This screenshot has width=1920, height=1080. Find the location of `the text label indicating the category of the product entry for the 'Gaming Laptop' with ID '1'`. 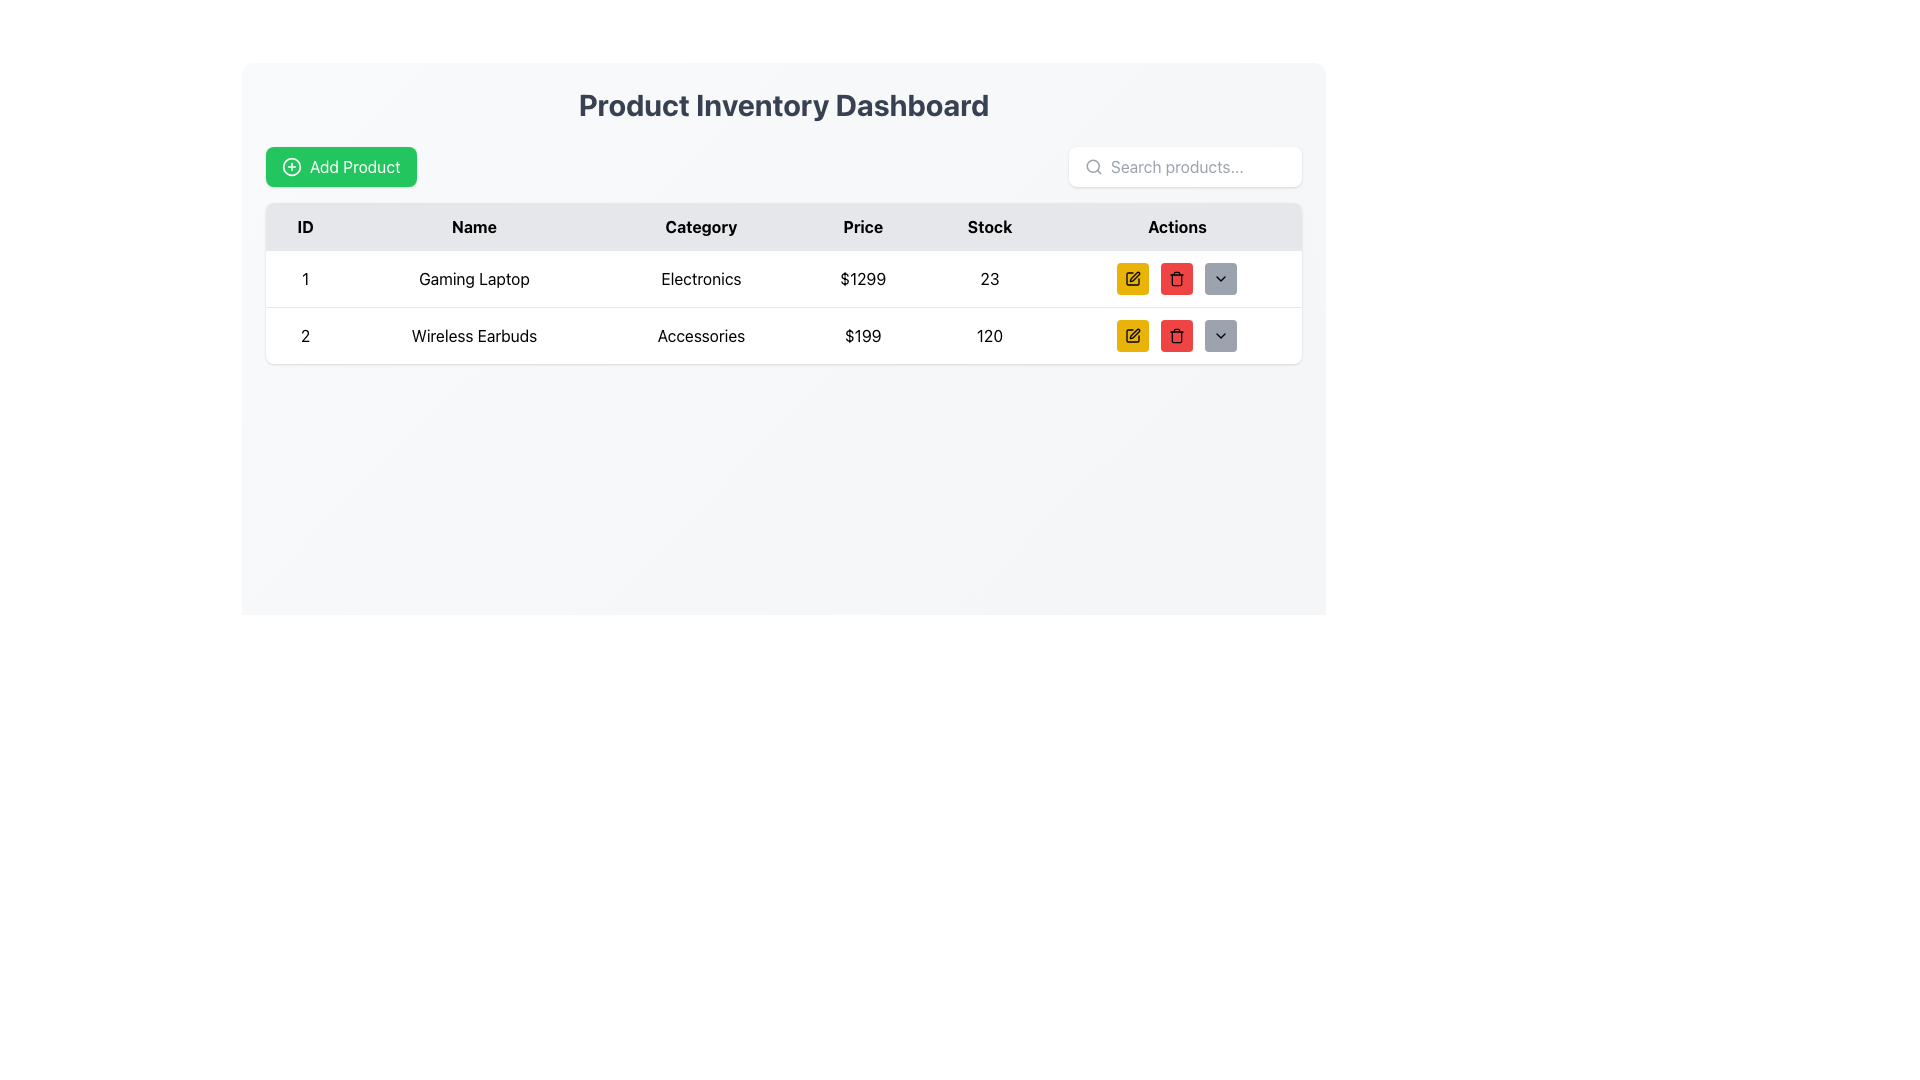

the text label indicating the category of the product entry for the 'Gaming Laptop' with ID '1' is located at coordinates (701, 279).